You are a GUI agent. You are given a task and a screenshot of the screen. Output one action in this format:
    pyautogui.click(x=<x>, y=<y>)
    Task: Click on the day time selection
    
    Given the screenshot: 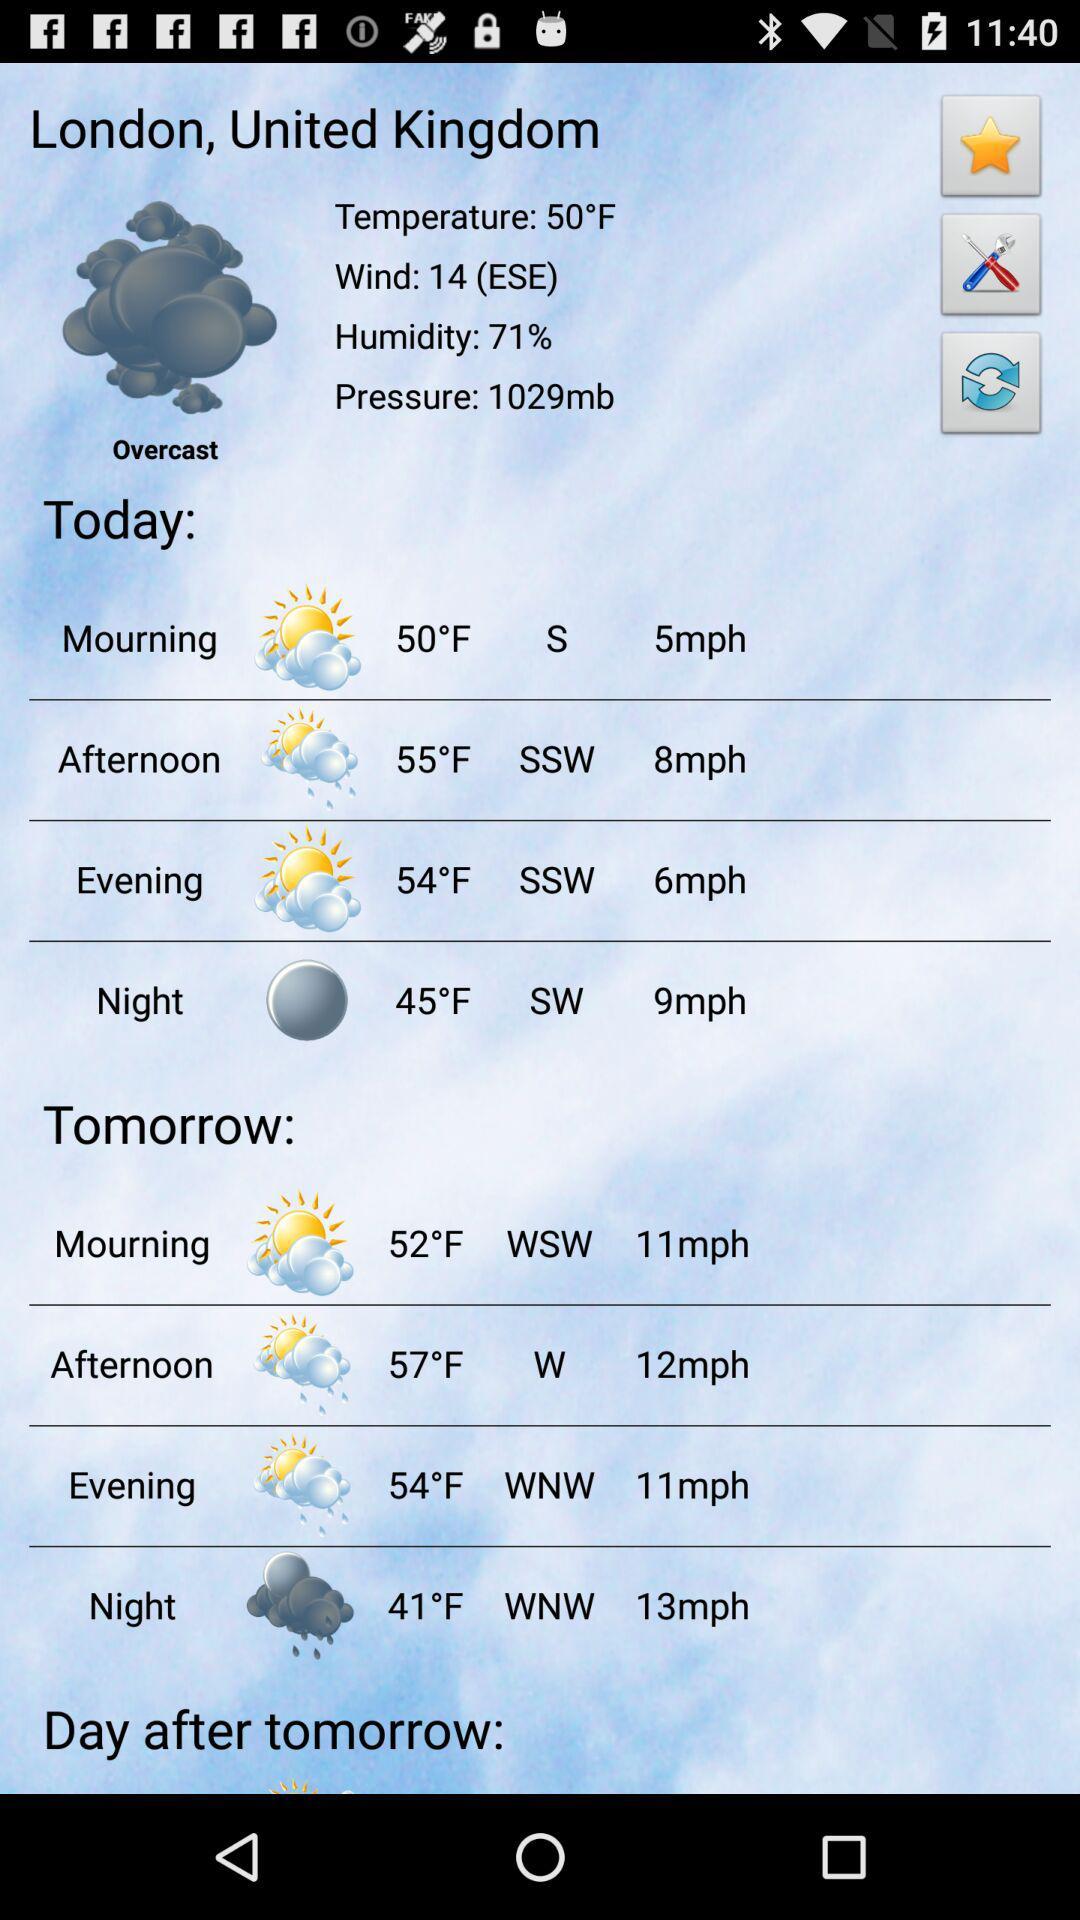 What is the action you would take?
    pyautogui.click(x=307, y=636)
    